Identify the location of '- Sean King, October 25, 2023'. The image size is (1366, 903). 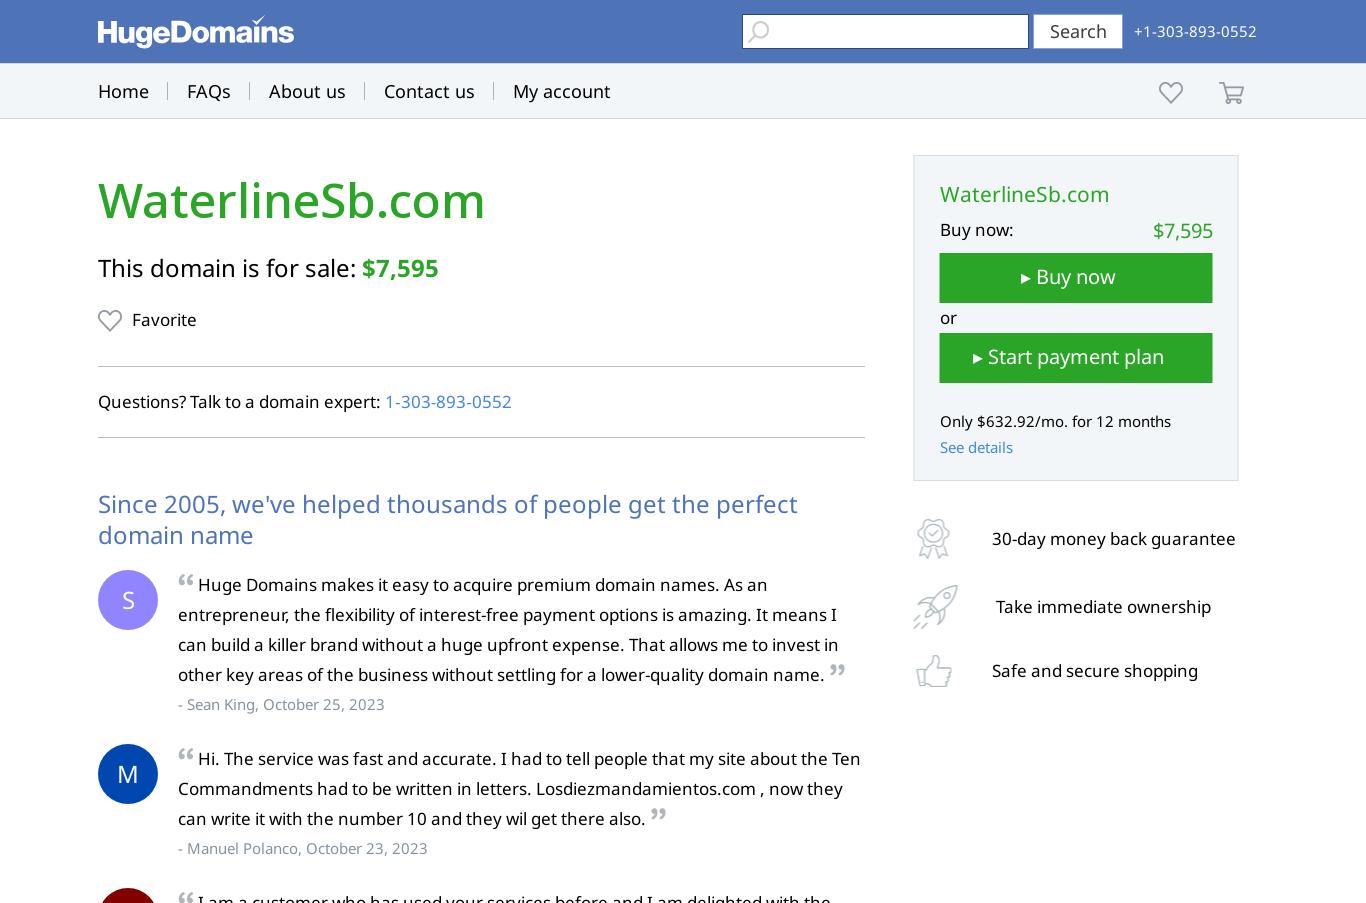
(281, 702).